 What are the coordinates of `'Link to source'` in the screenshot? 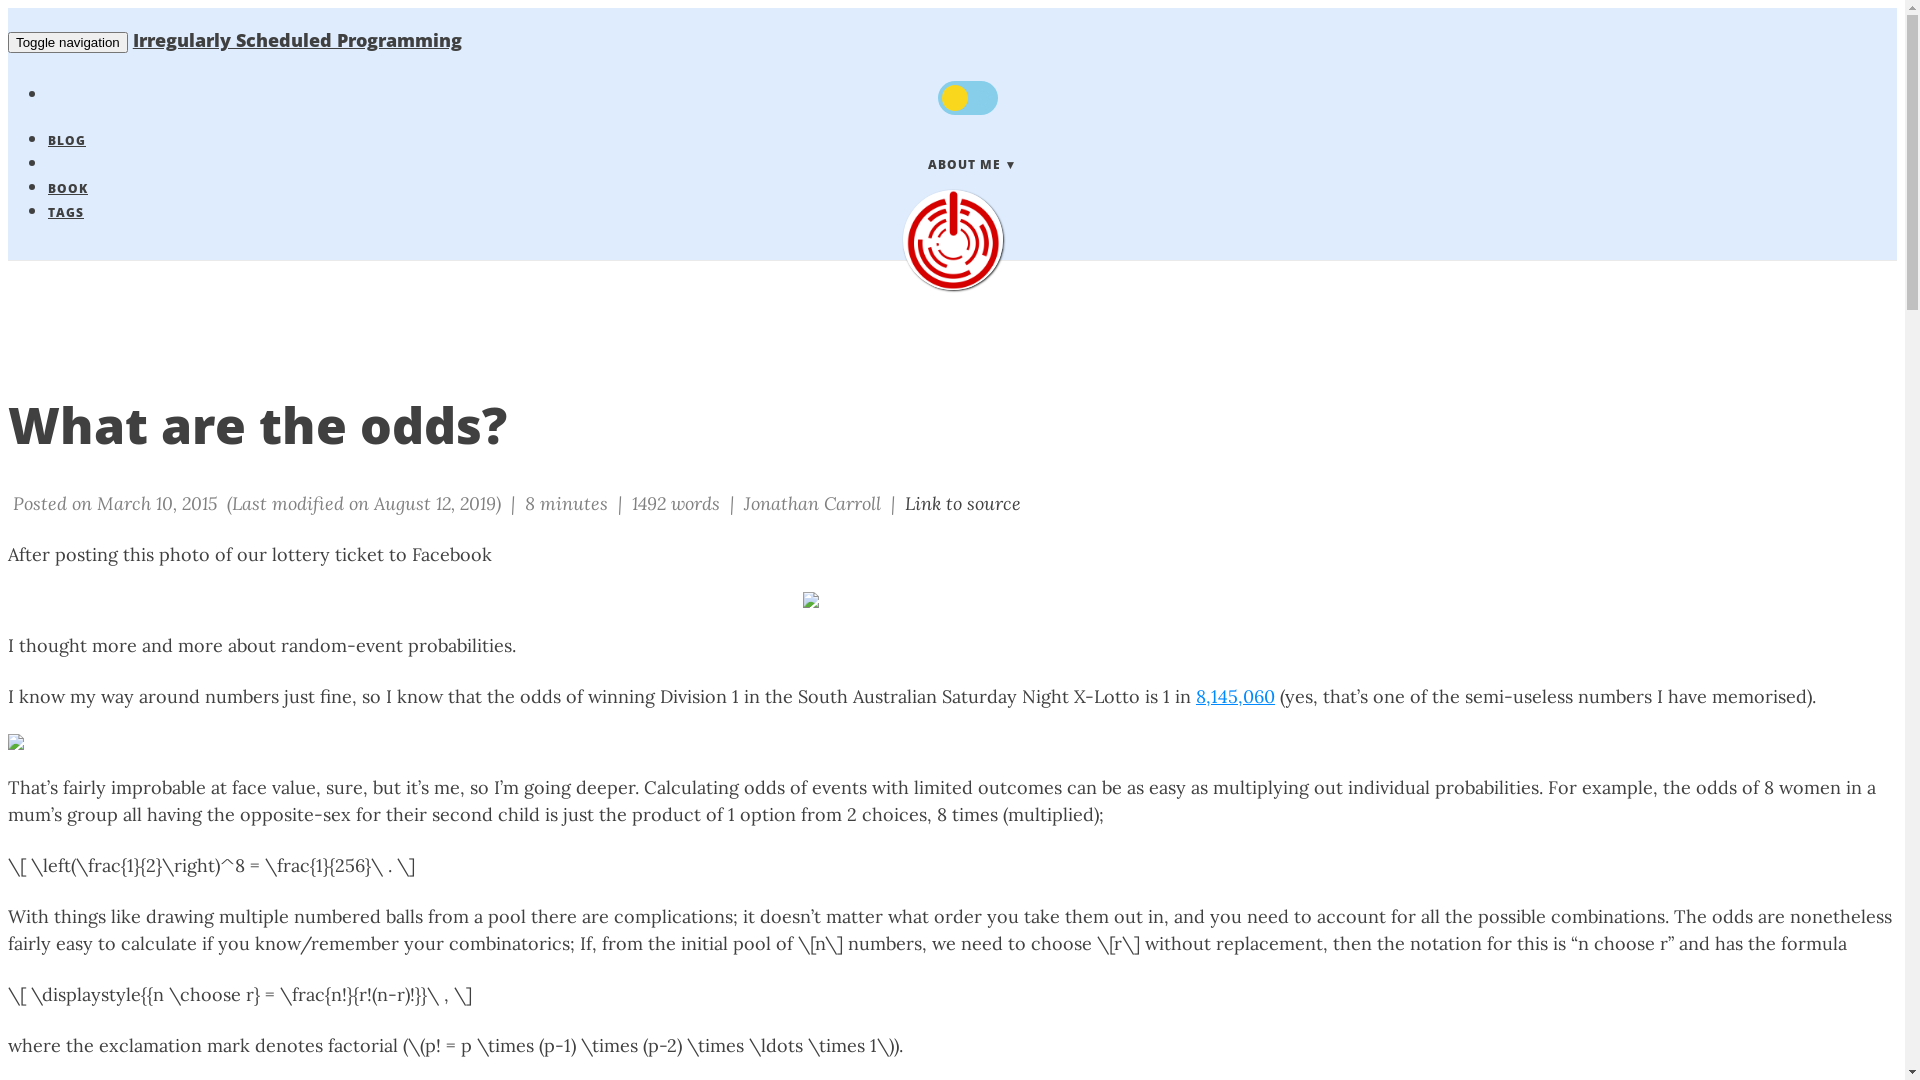 It's located at (963, 502).